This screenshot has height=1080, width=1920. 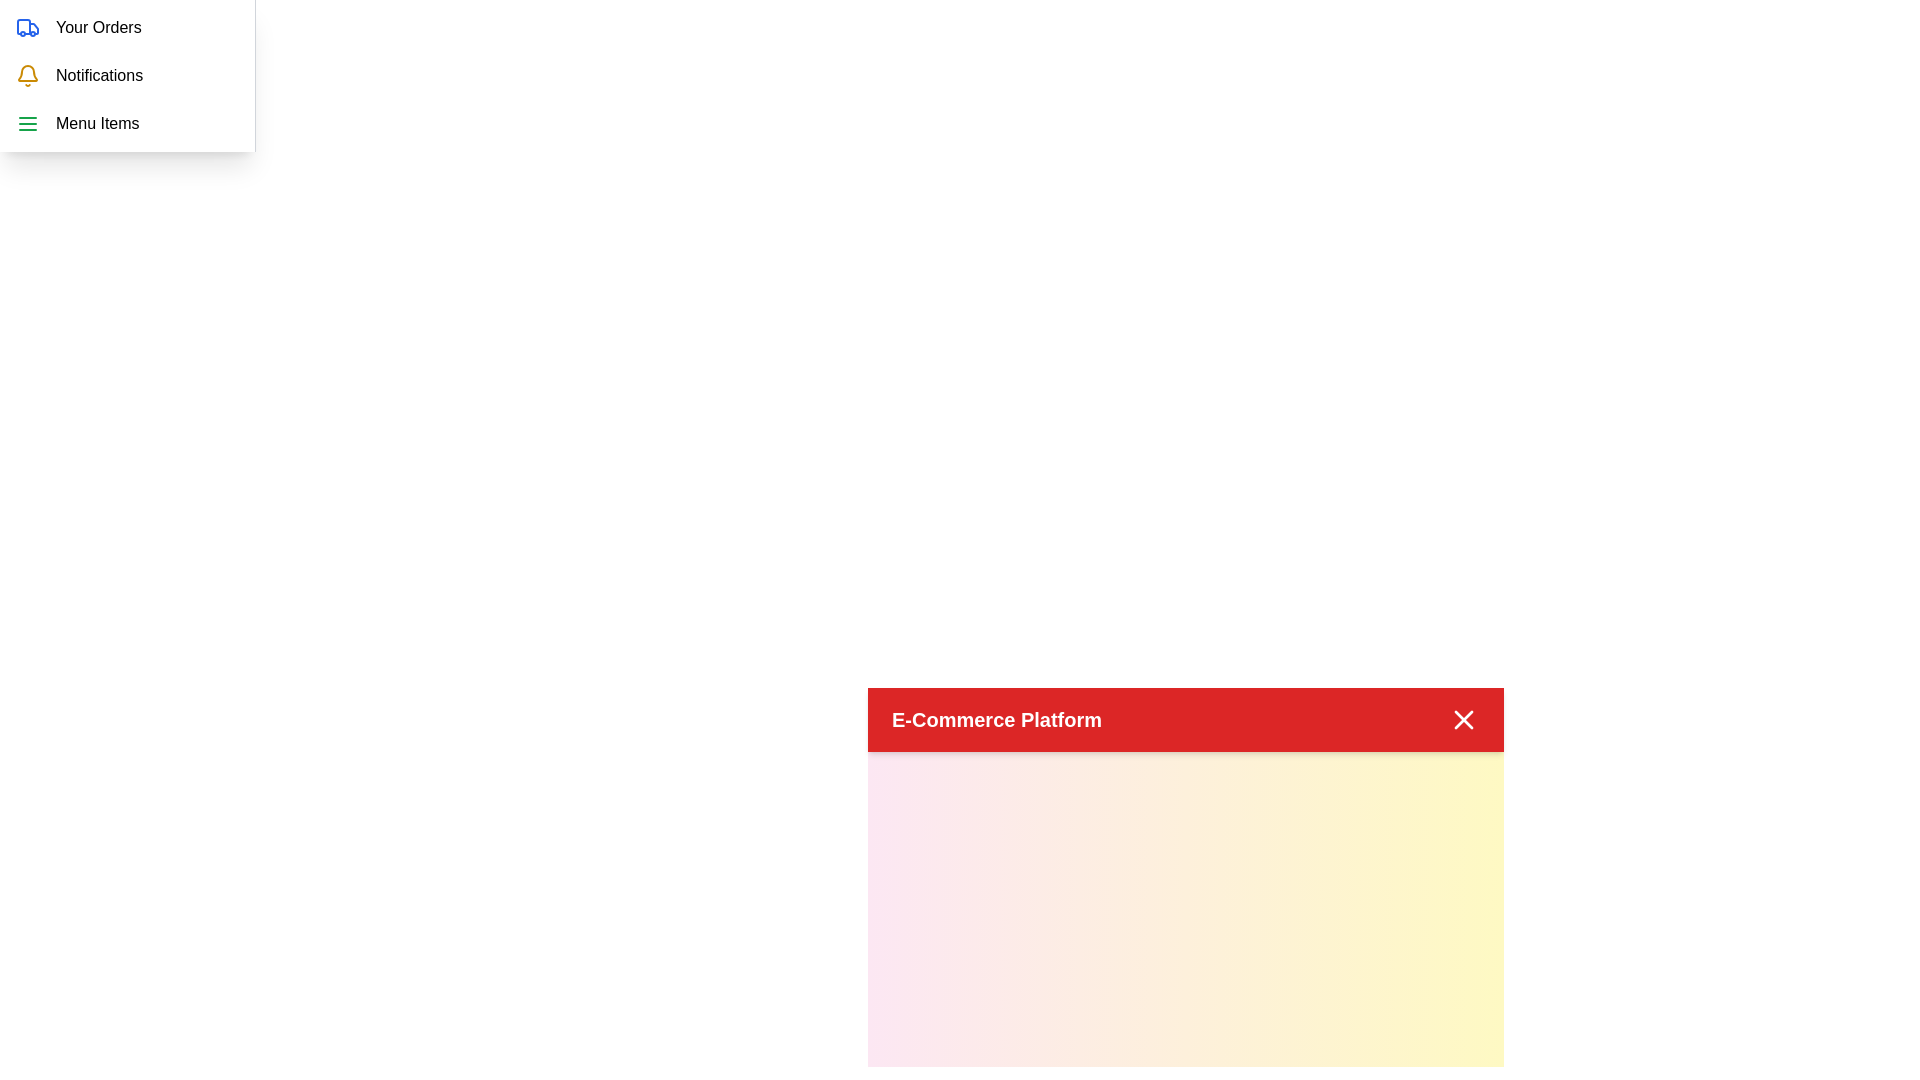 What do you see at coordinates (28, 75) in the screenshot?
I see `the bell icon located next to the 'Notifications' label to interact with user notifications` at bounding box center [28, 75].